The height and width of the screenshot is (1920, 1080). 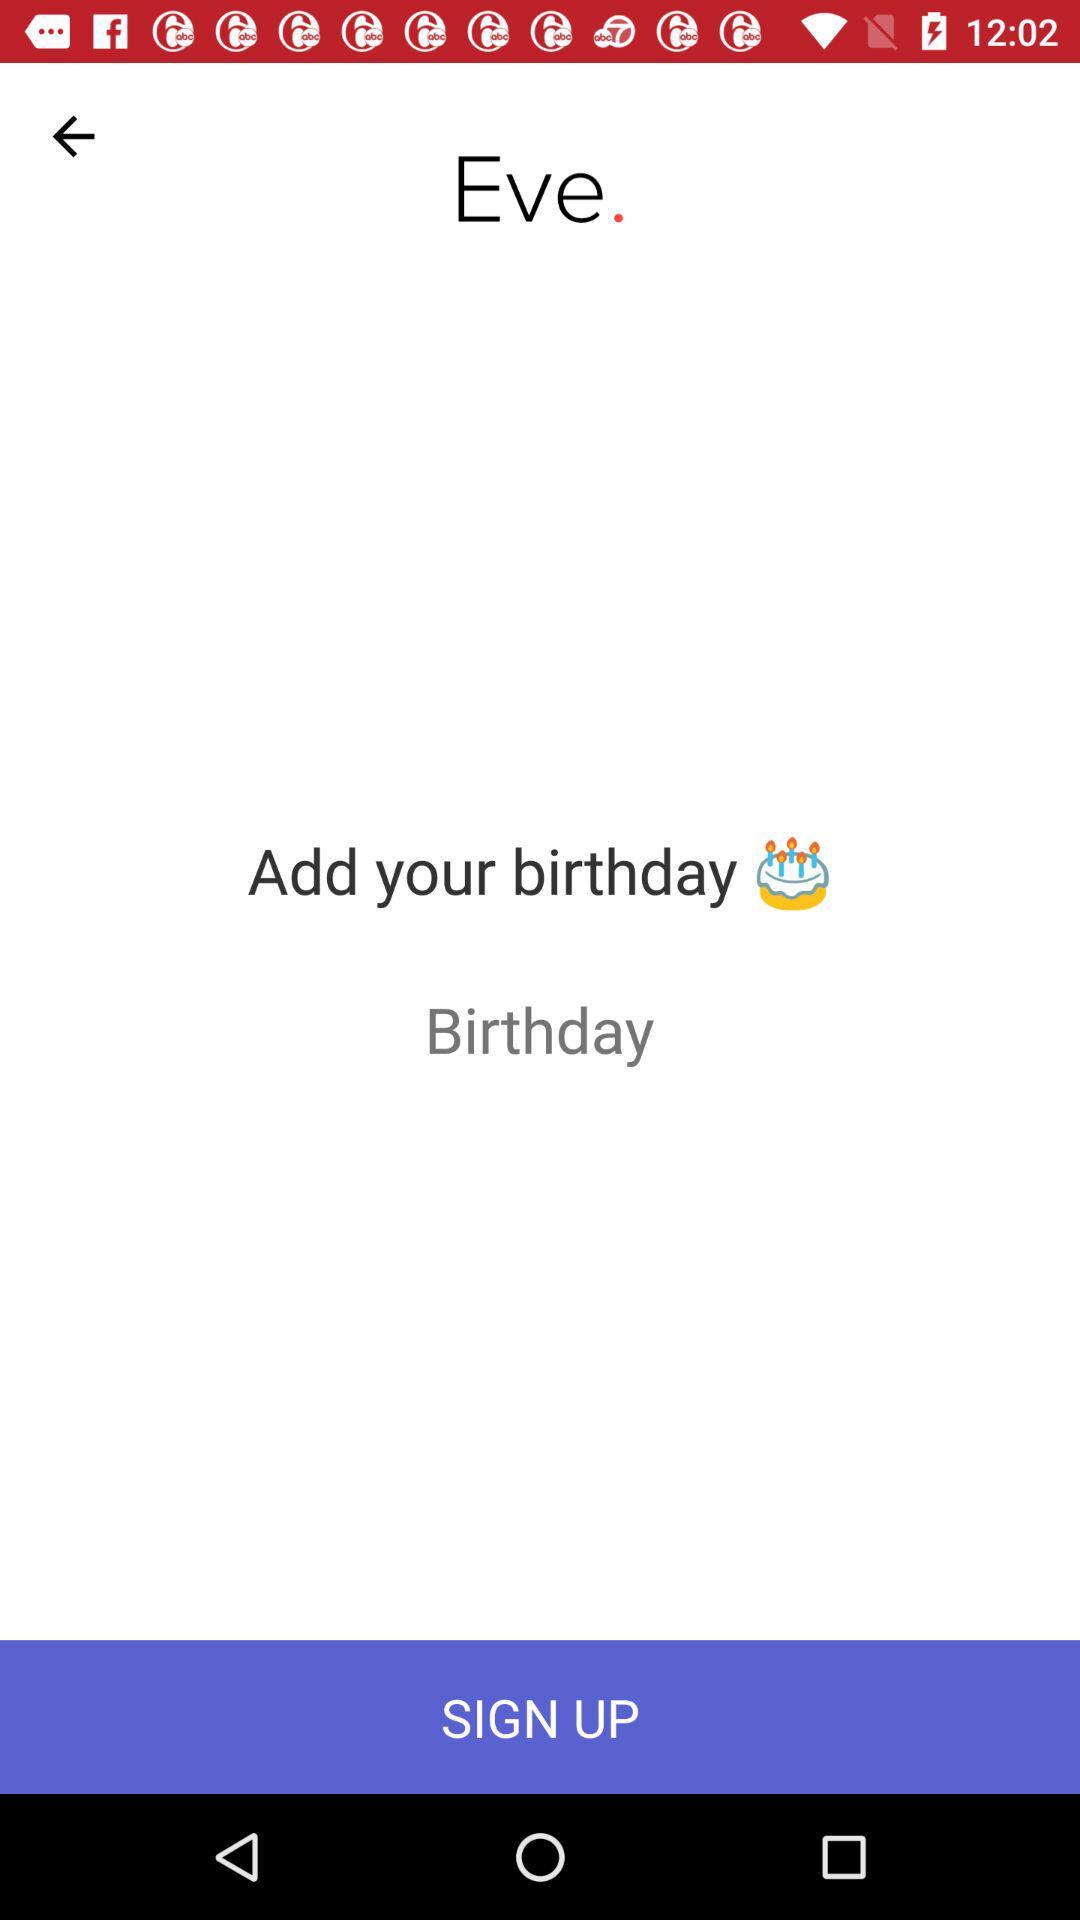 What do you see at coordinates (72, 135) in the screenshot?
I see `the item at the top left corner` at bounding box center [72, 135].